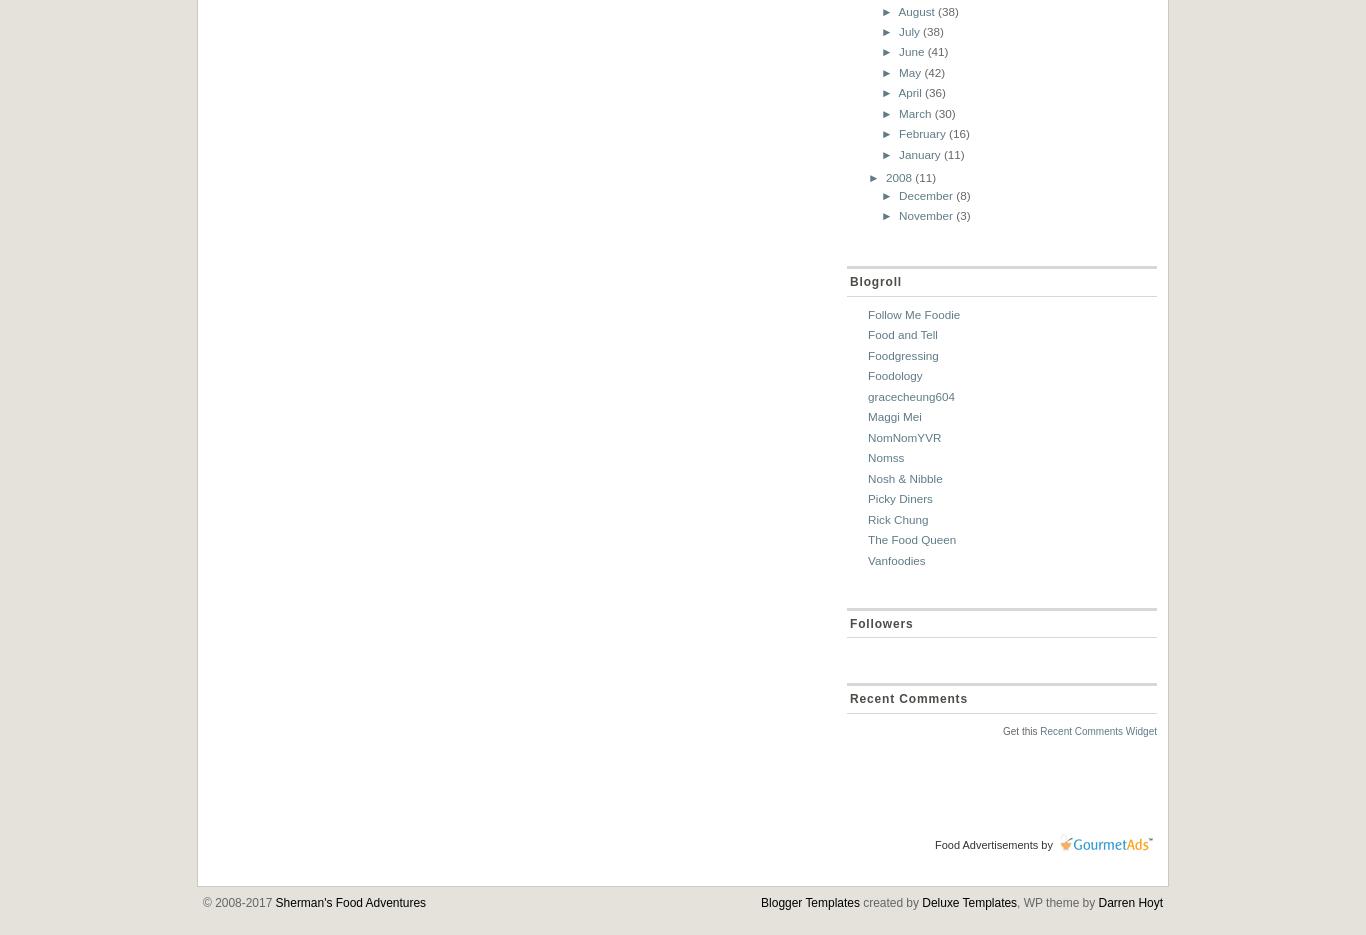 Image resolution: width=1366 pixels, height=935 pixels. What do you see at coordinates (963, 215) in the screenshot?
I see `'(3)'` at bounding box center [963, 215].